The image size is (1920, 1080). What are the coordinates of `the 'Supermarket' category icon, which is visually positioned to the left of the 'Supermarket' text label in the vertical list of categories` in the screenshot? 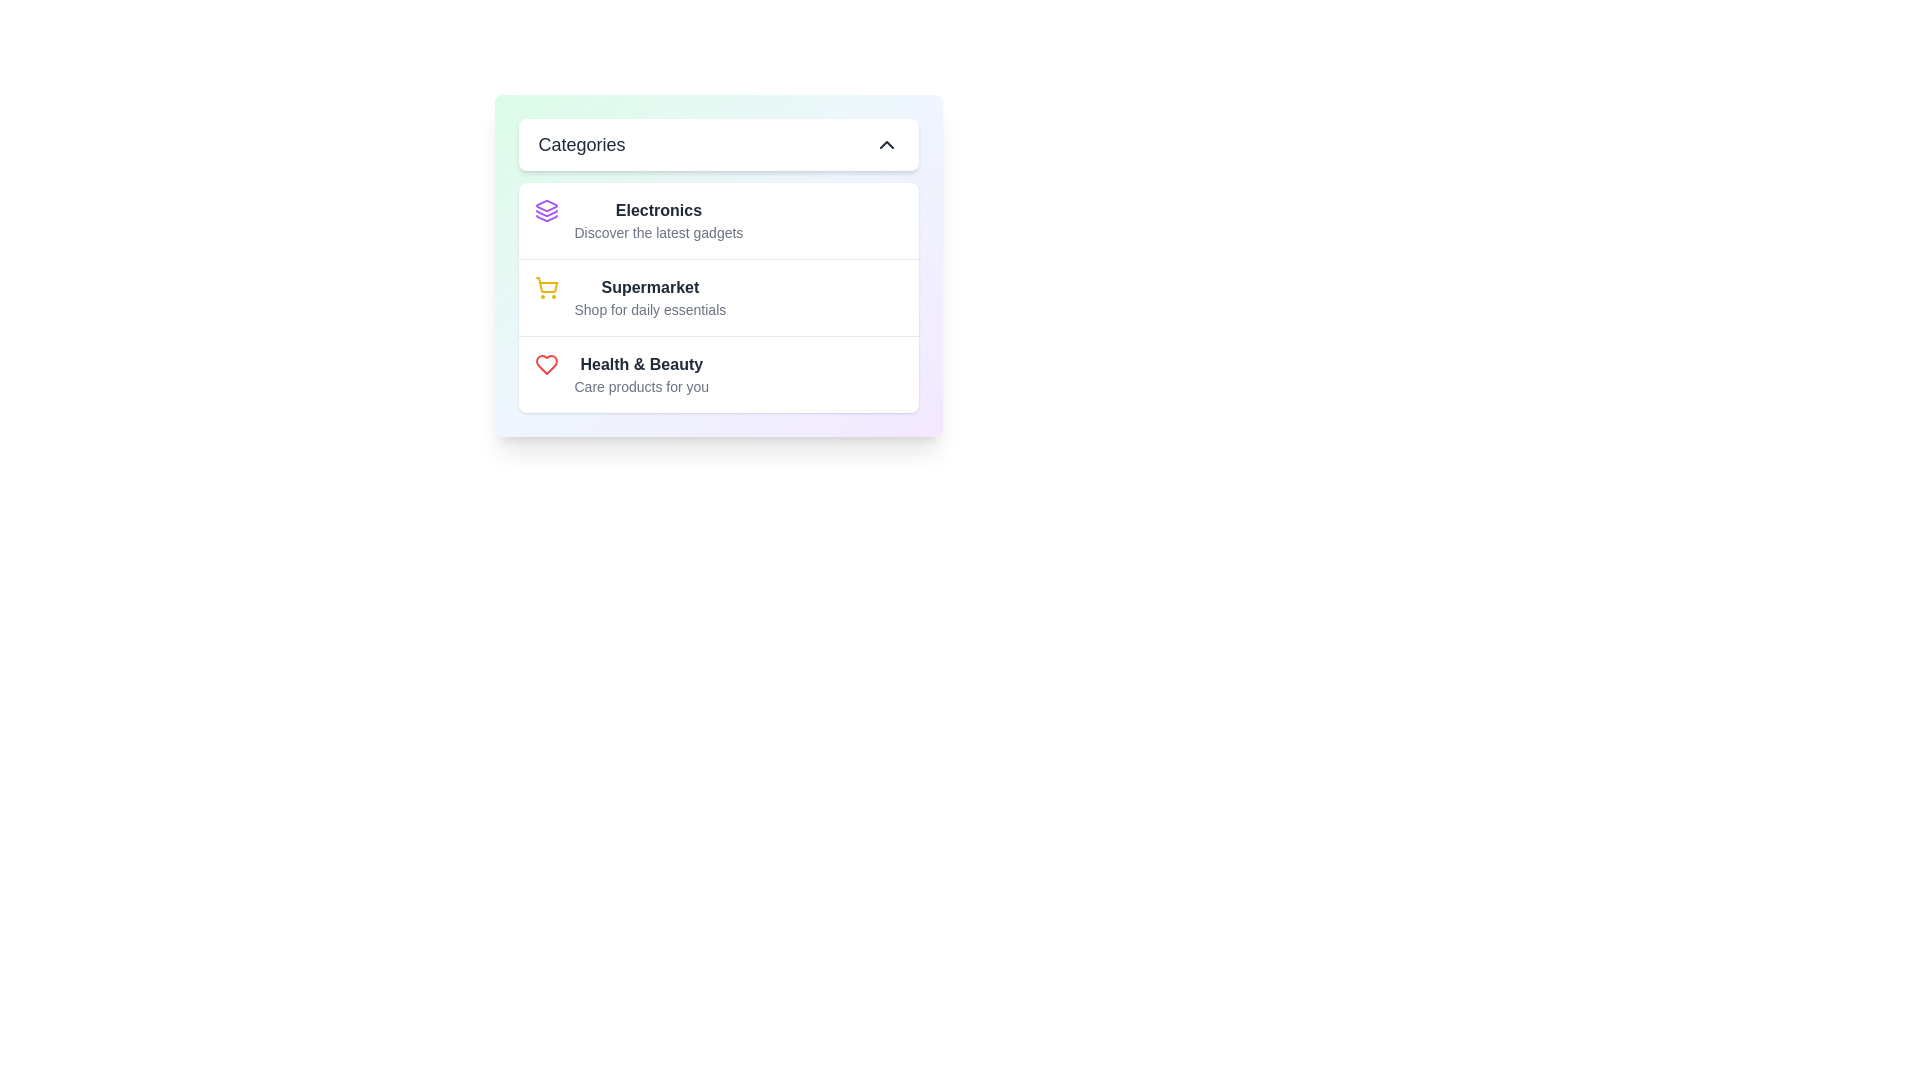 It's located at (546, 288).